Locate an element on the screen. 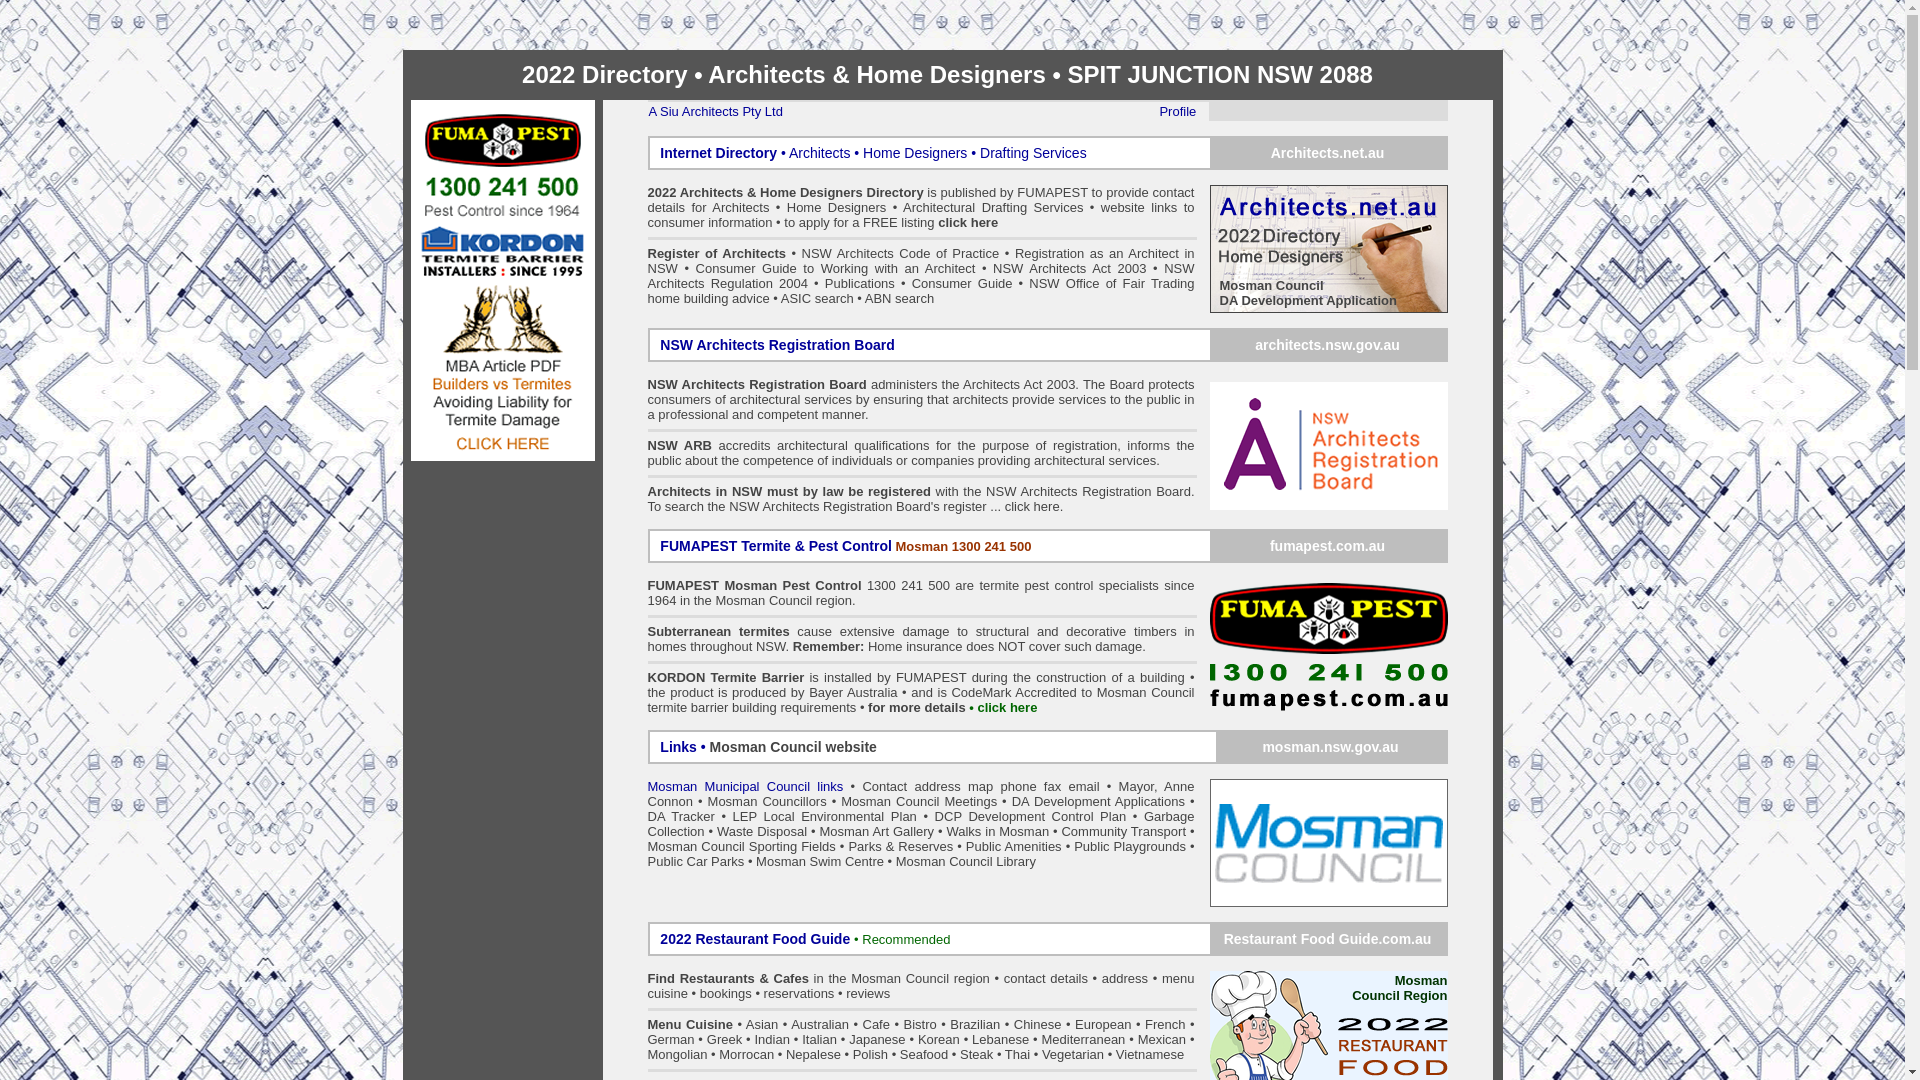  'LEP Local Environmental Plan' is located at coordinates (825, 816).